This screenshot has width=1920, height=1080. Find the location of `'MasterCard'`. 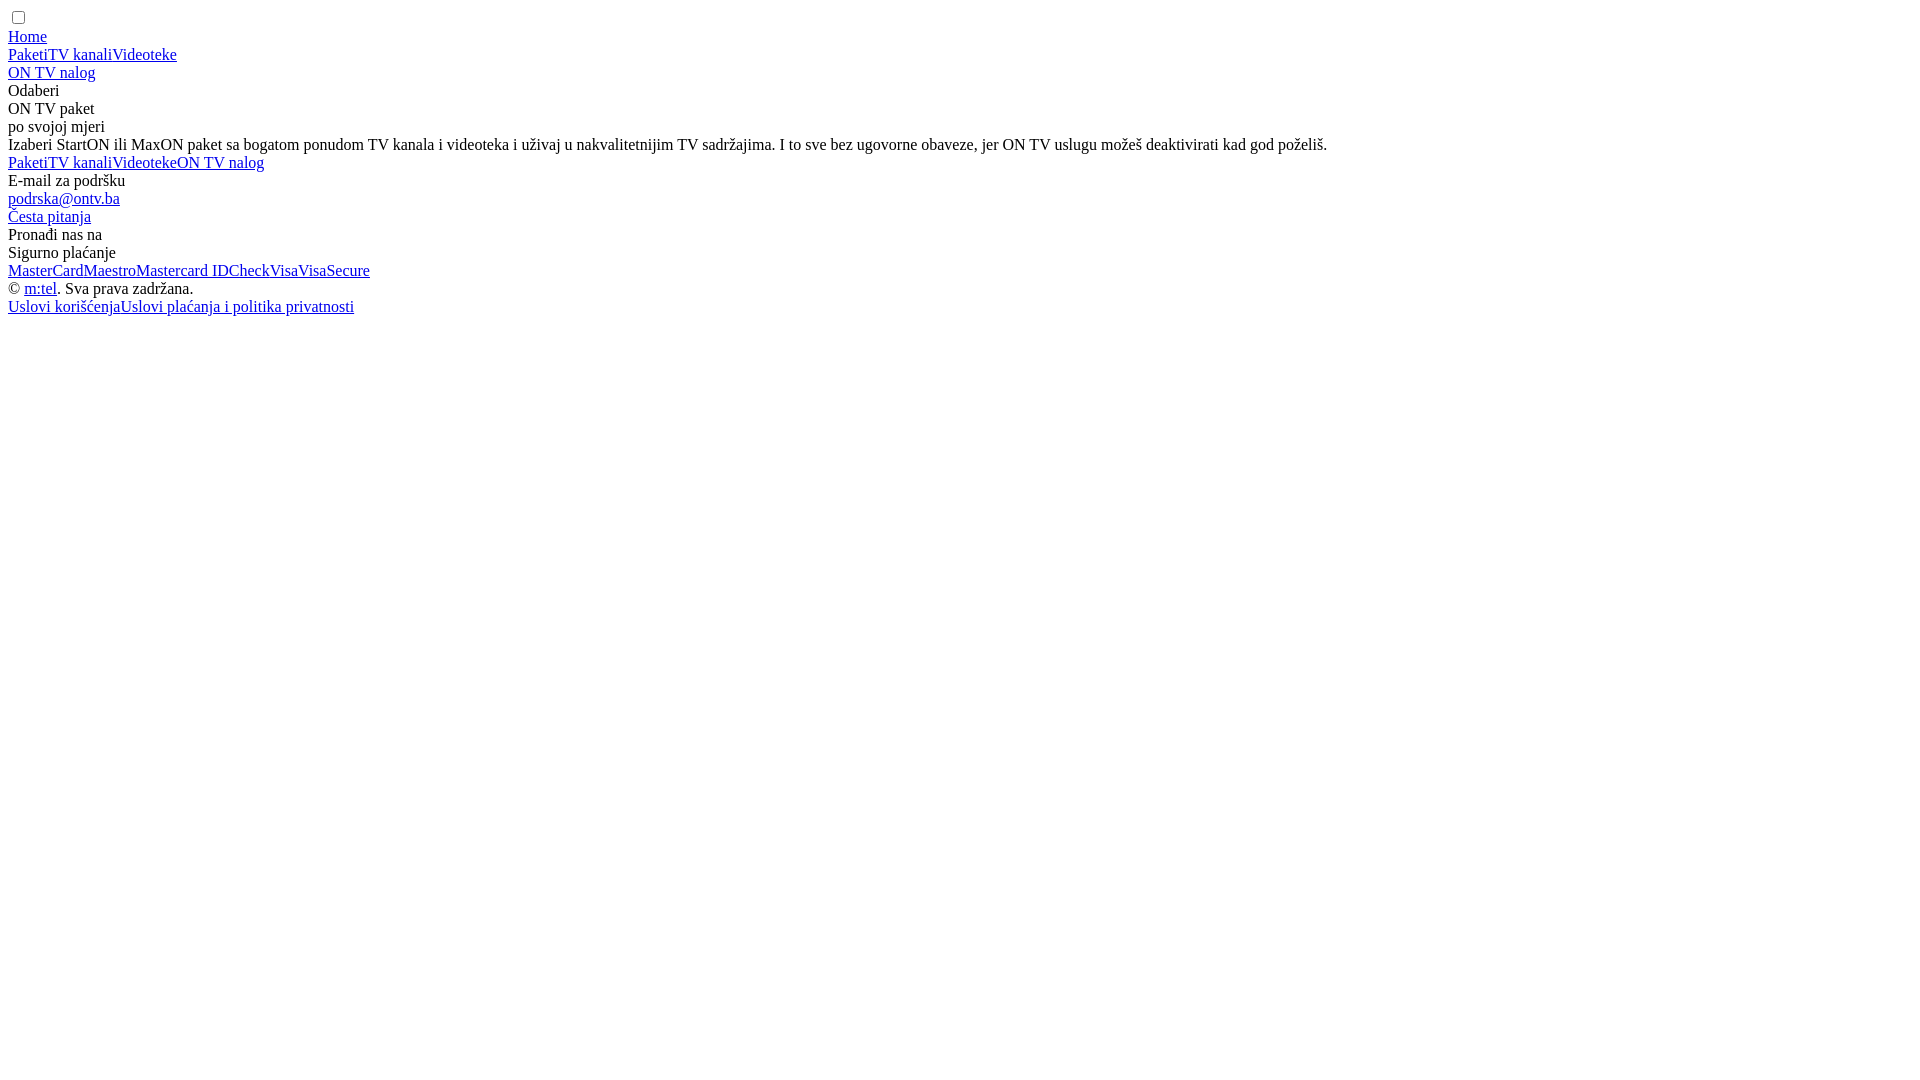

'MasterCard' is located at coordinates (8, 270).